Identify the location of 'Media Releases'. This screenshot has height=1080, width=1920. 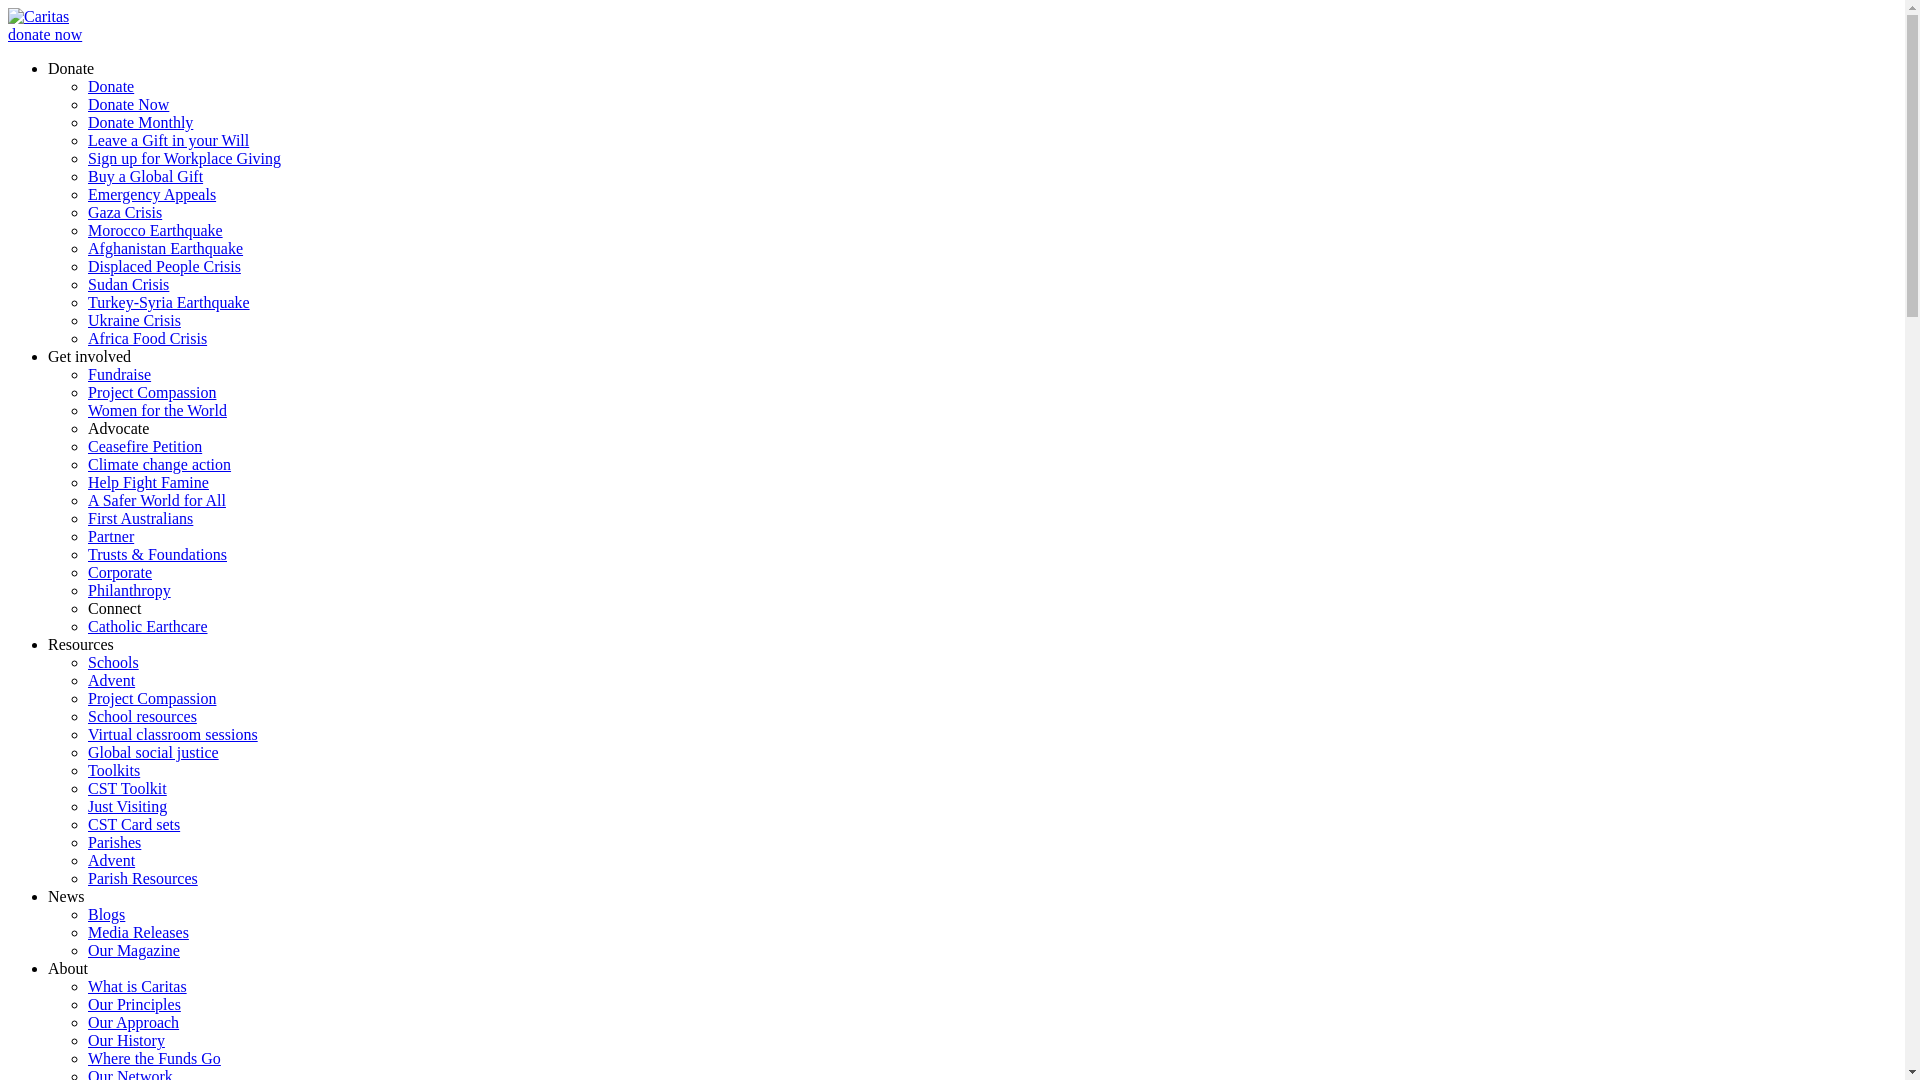
(137, 932).